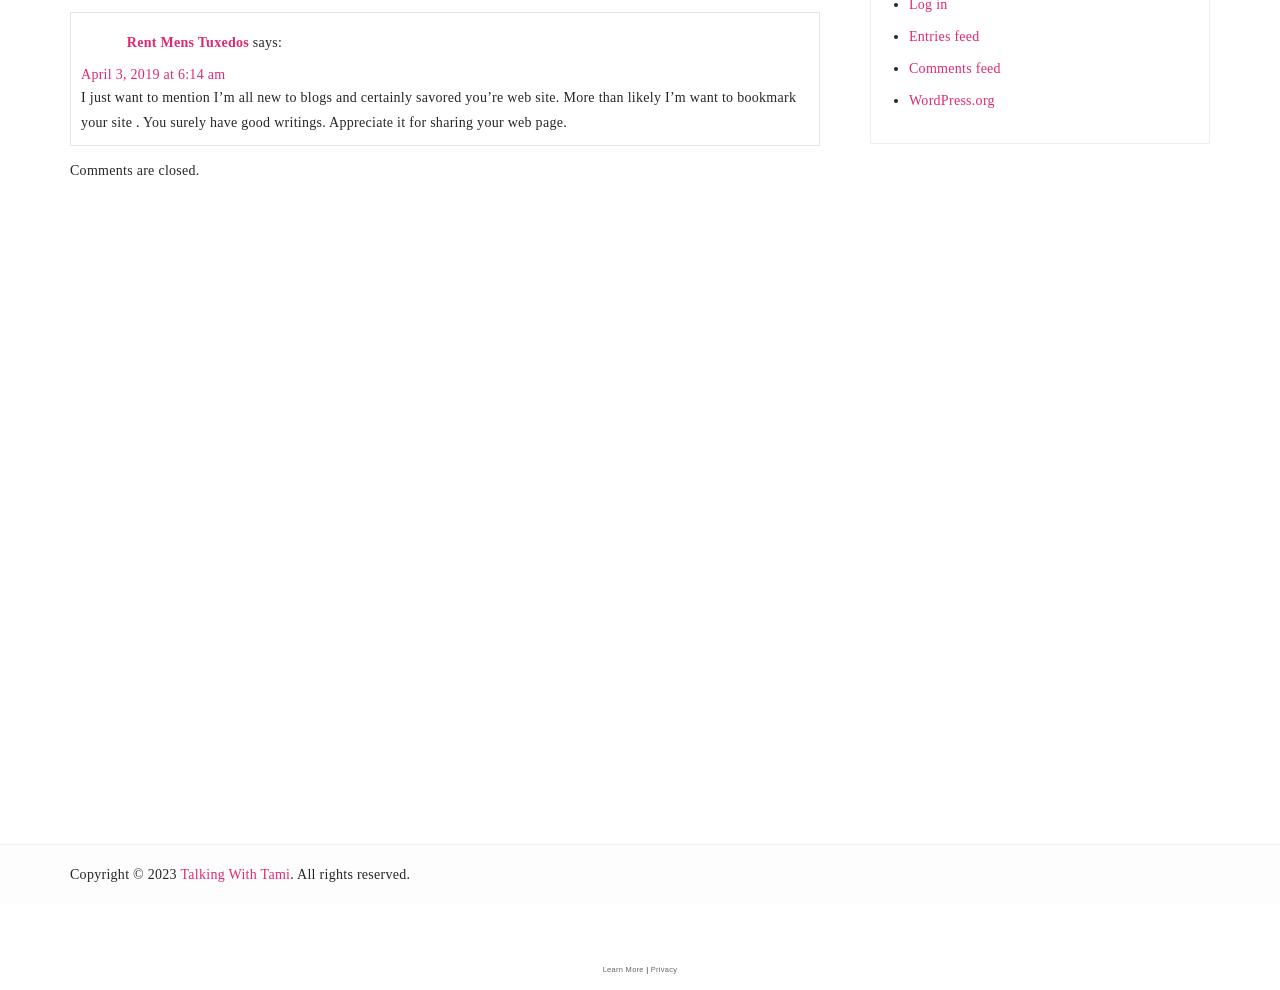 This screenshot has height=990, width=1280. Describe the element at coordinates (600, 968) in the screenshot. I see `'Learn More'` at that location.